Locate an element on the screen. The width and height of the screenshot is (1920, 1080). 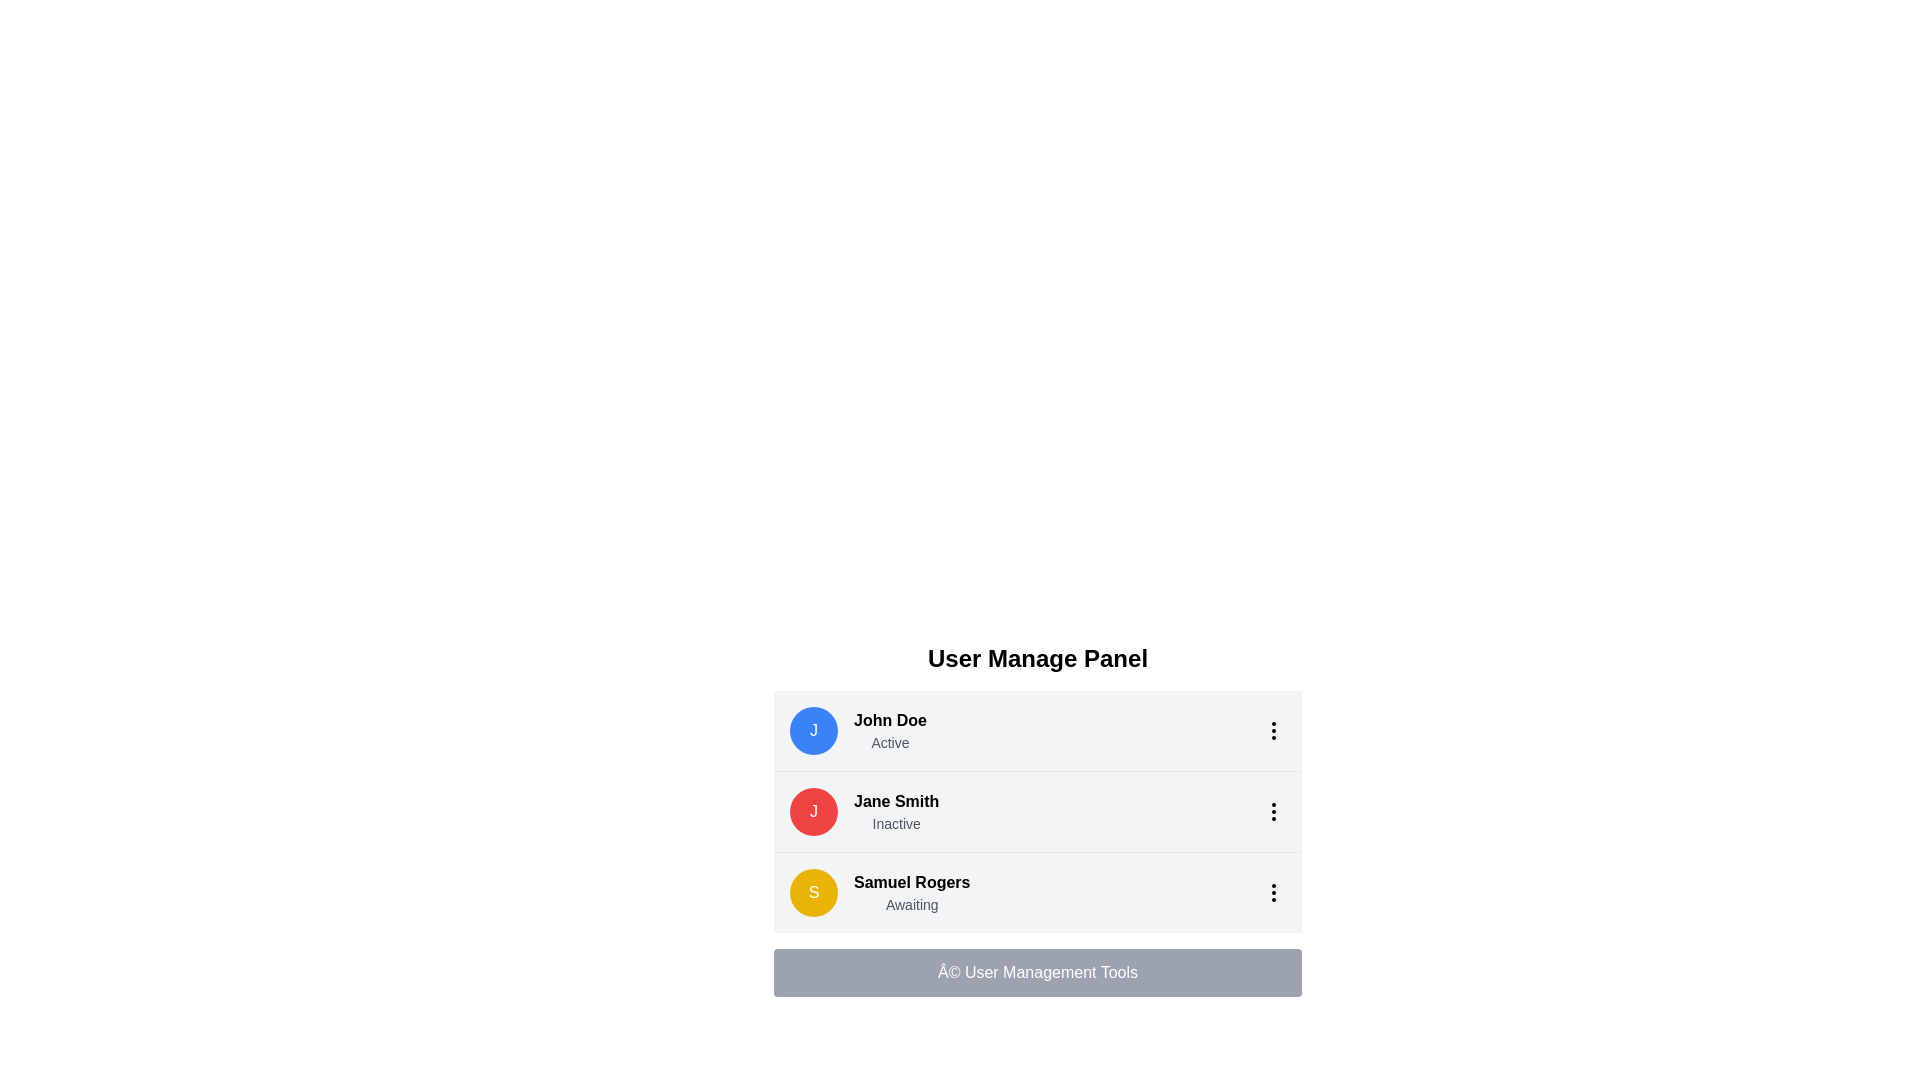
the avatar representing 'Jane Smith', which is located on the leftmost side of the user list is located at coordinates (814, 812).